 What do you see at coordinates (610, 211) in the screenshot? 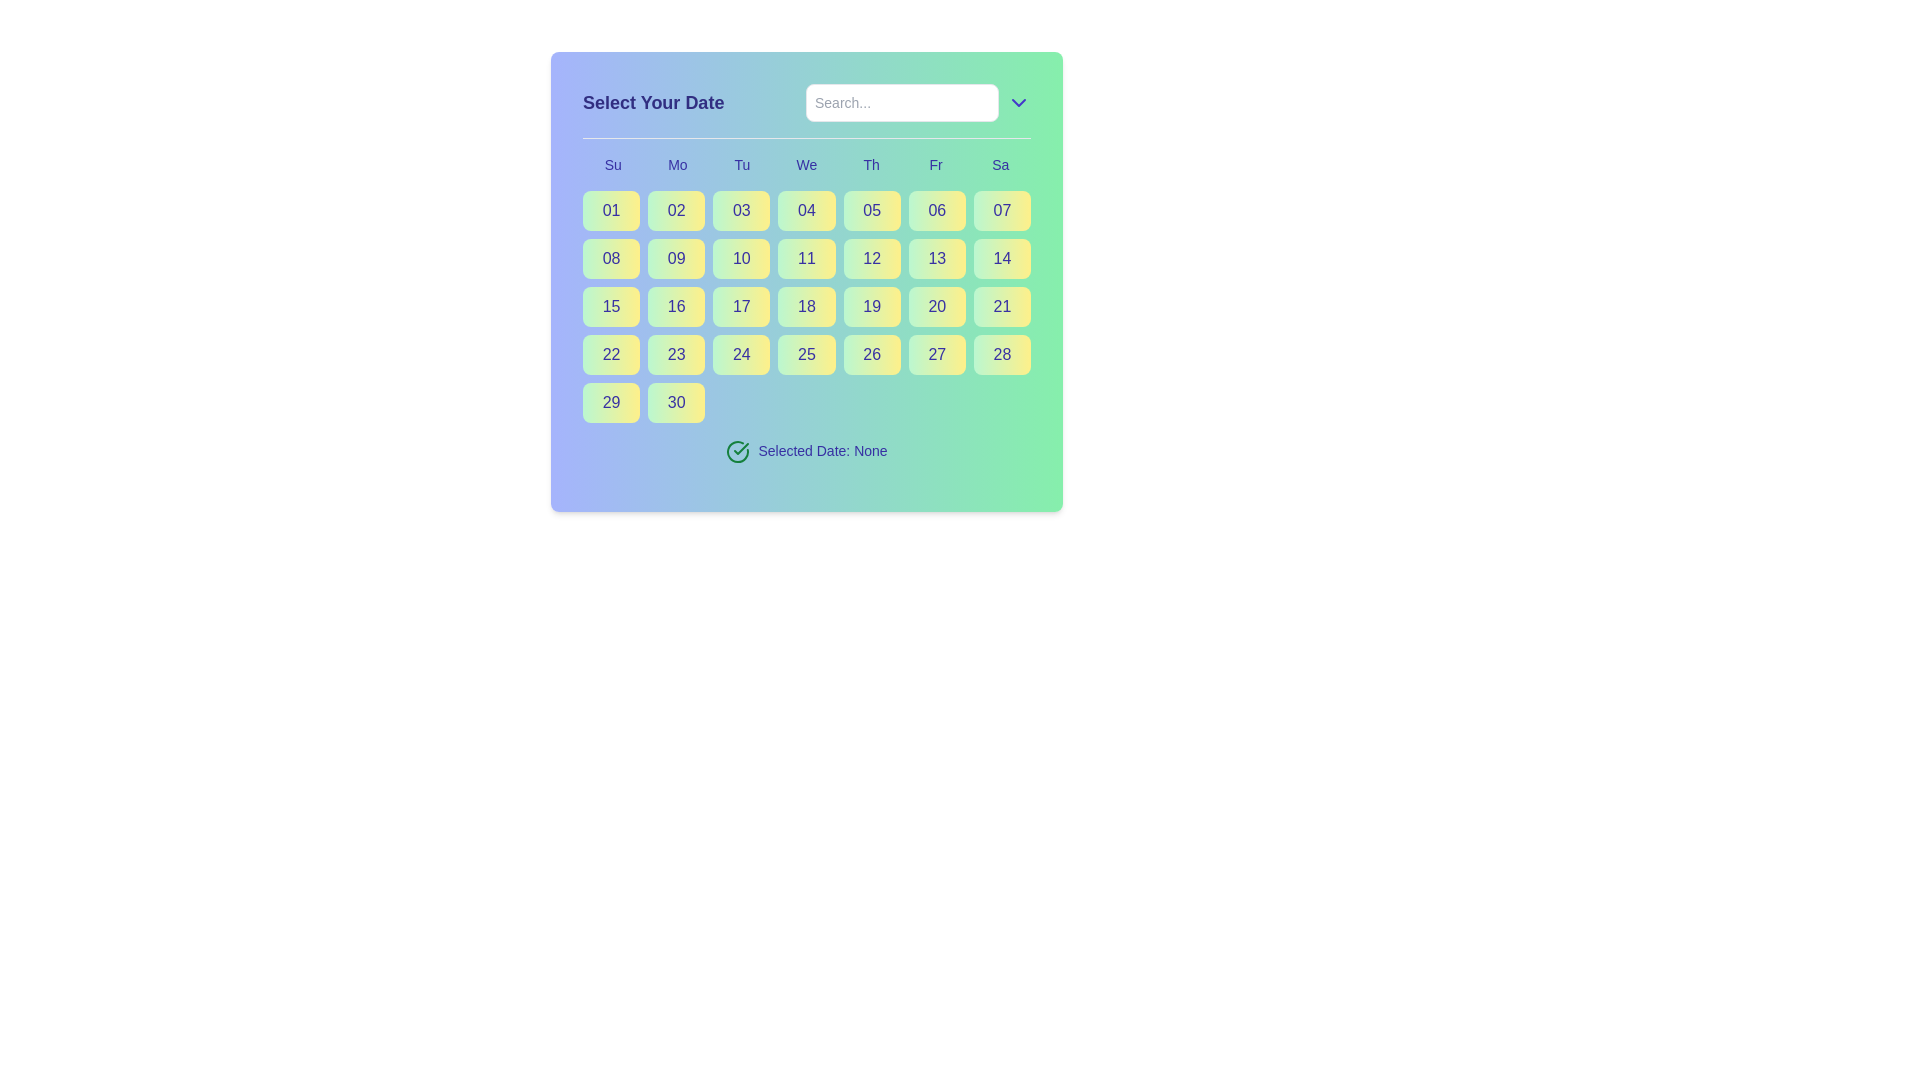
I see `the rounded rectangular button labeled '01' with a gradient background from greenish-yellow to yellow` at bounding box center [610, 211].